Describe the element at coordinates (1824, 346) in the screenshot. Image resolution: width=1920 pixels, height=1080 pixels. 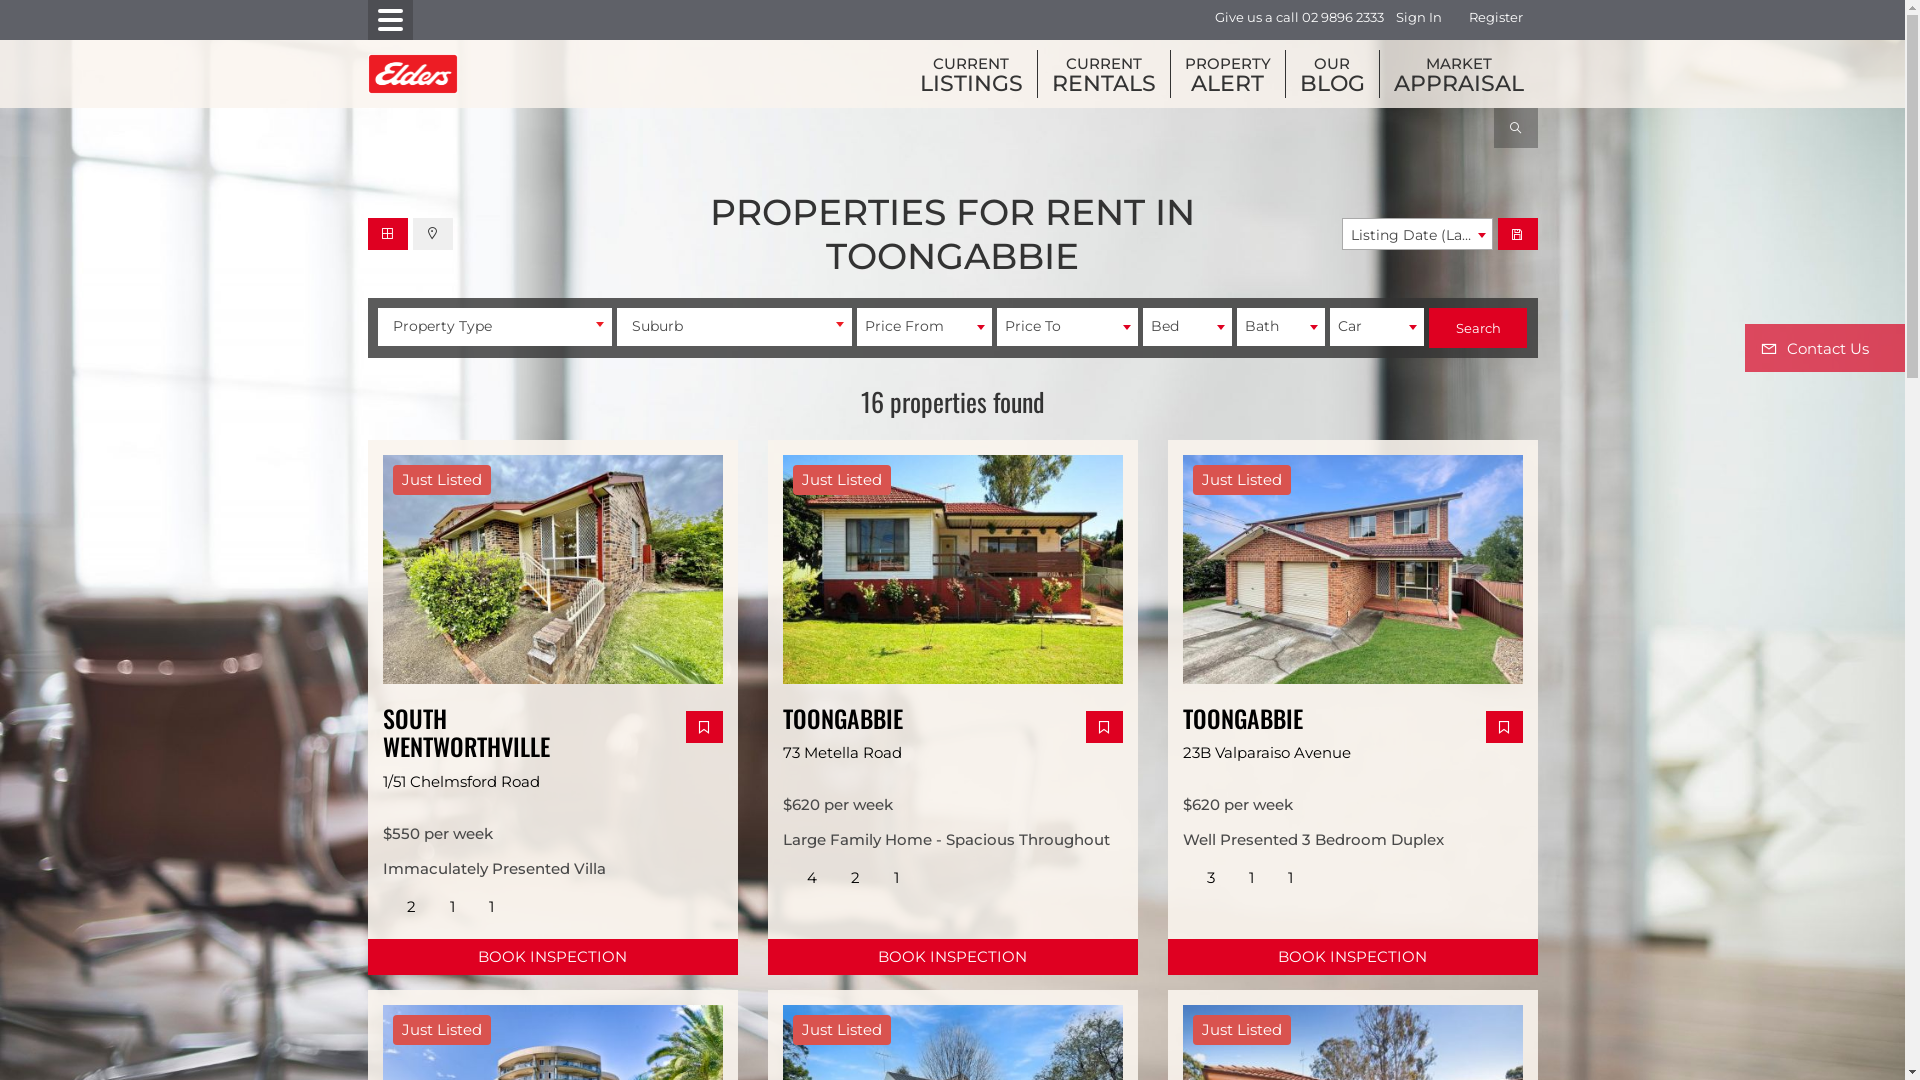
I see `'Contact Us'` at that location.